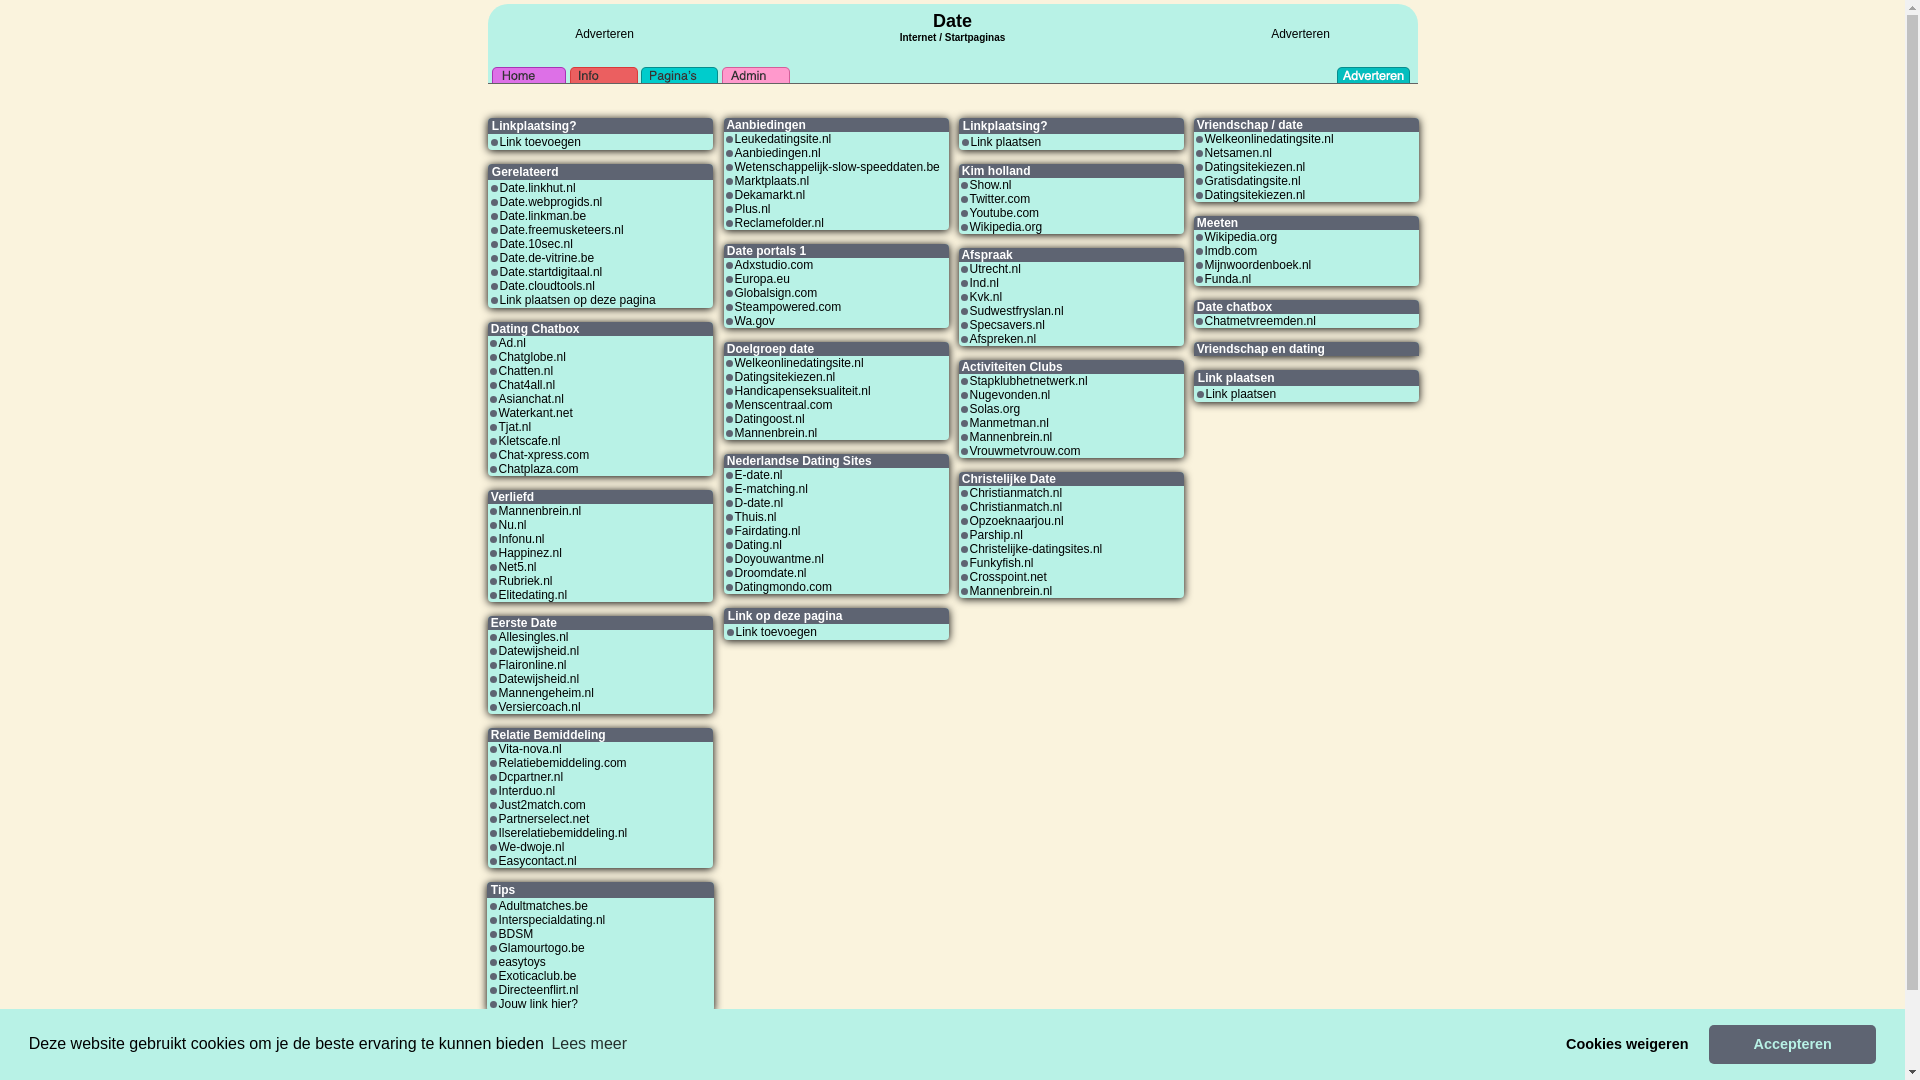 Image resolution: width=1920 pixels, height=1080 pixels. I want to click on 'Adverteren', so click(1300, 34).